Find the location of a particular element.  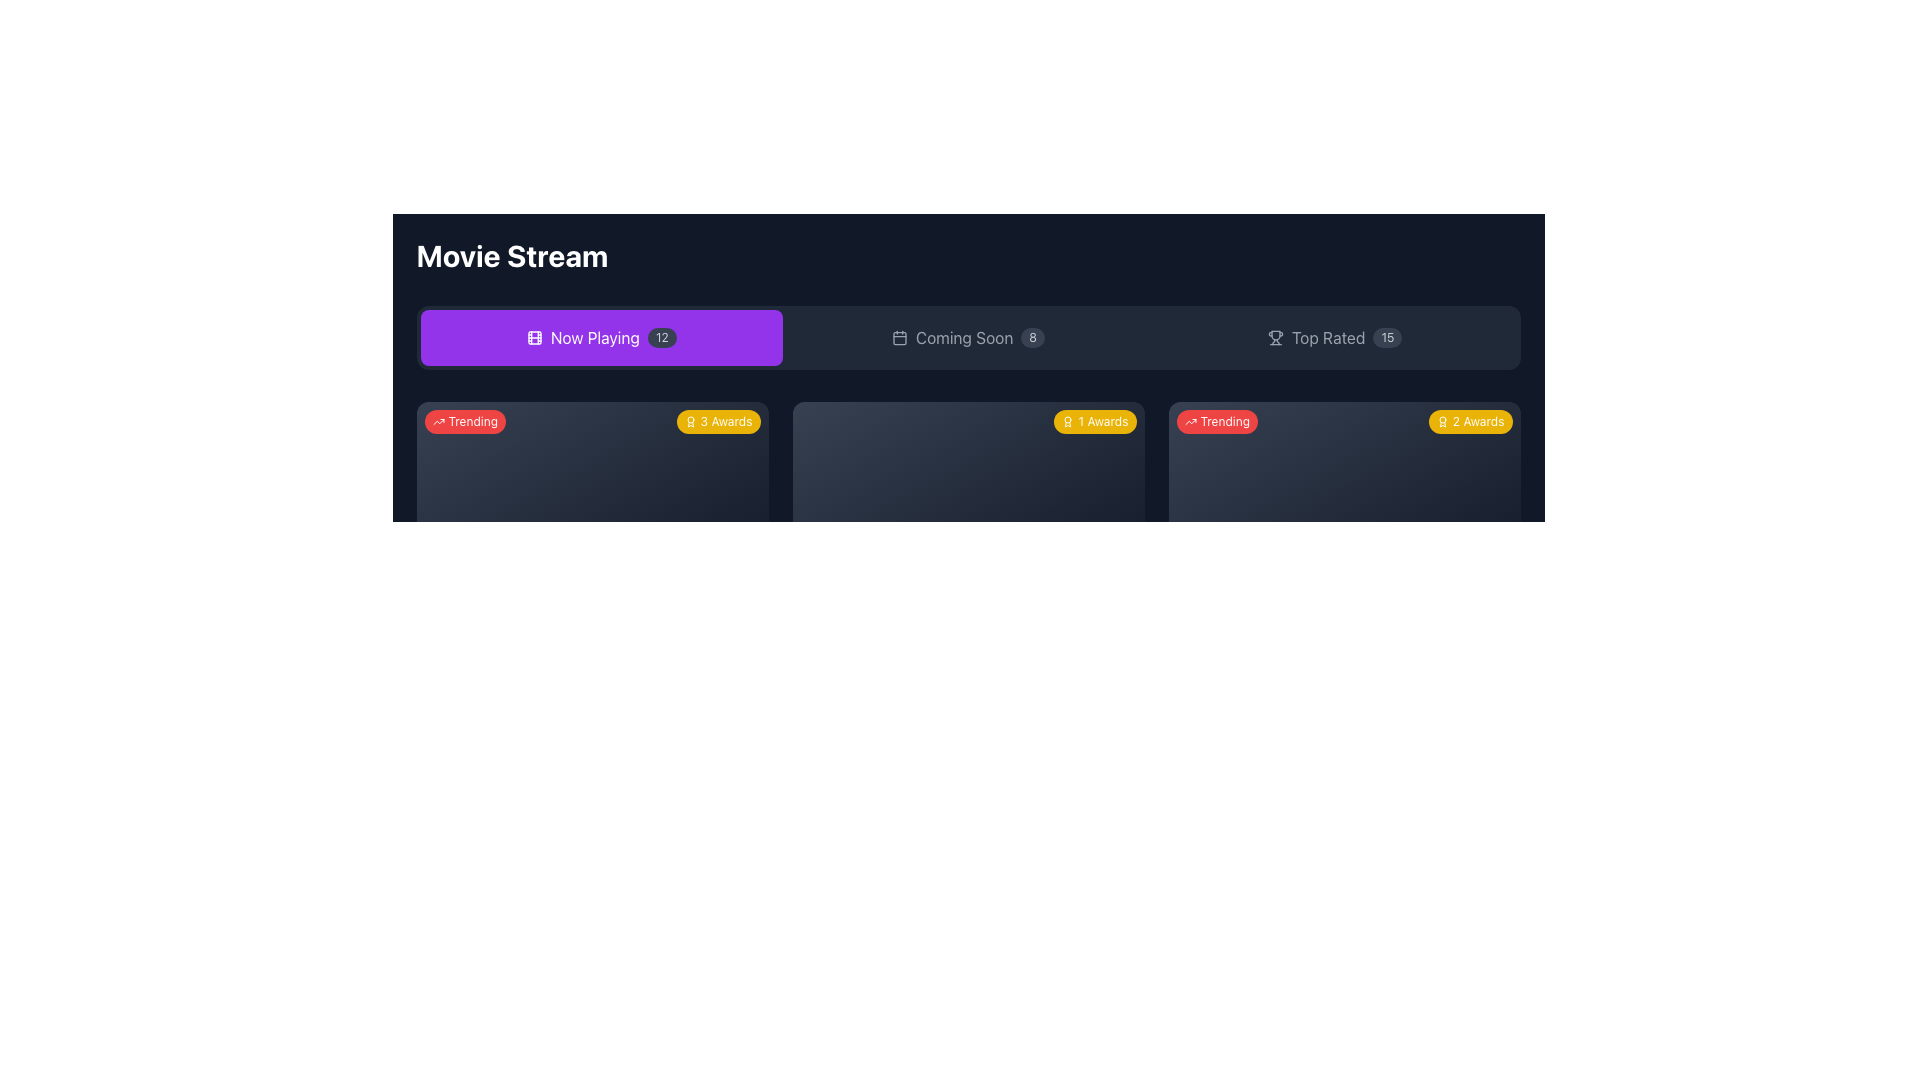

the decorative award icon, which is a circular medallion with a ribbon-like protrusion, located immediately to the left of the '3 Awards' text within a yellow badge is located at coordinates (690, 420).